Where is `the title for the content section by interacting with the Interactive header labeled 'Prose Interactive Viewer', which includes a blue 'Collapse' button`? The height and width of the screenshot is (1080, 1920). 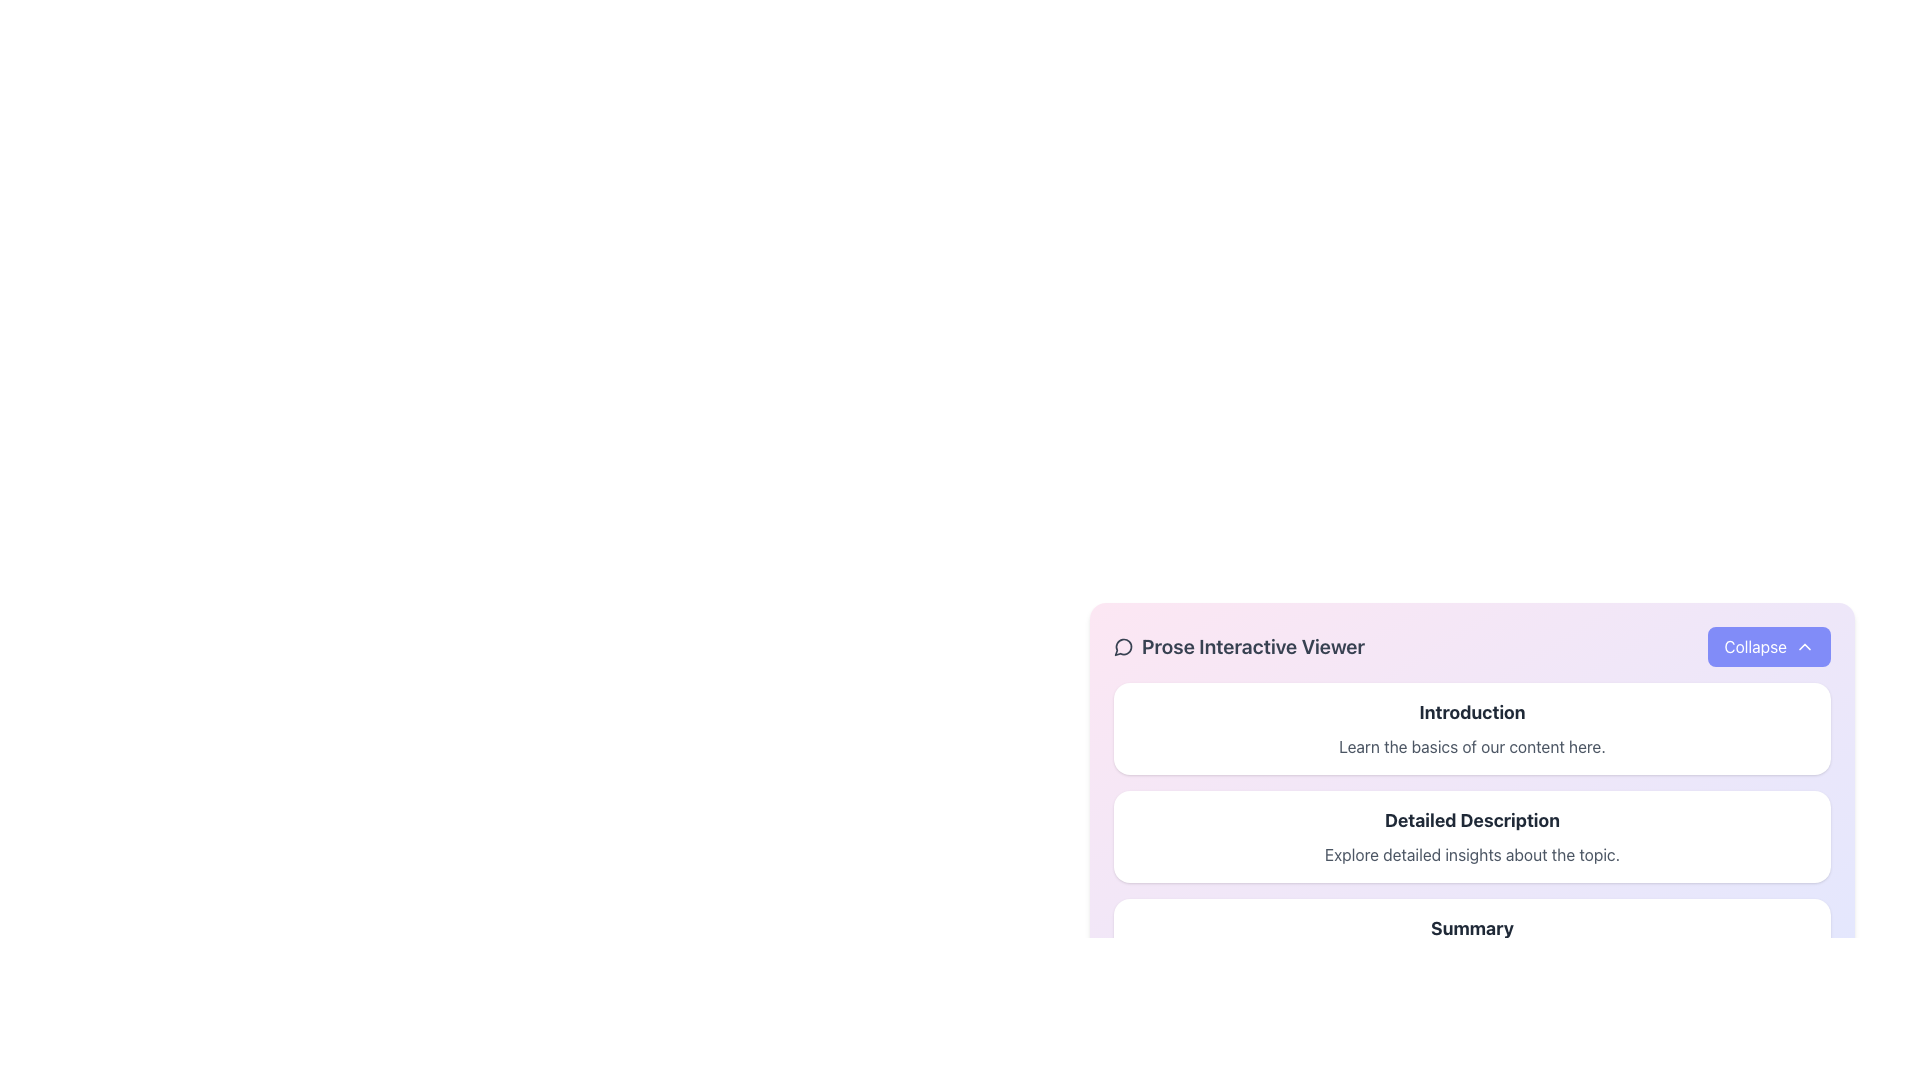 the title for the content section by interacting with the Interactive header labeled 'Prose Interactive Viewer', which includes a blue 'Collapse' button is located at coordinates (1472, 647).